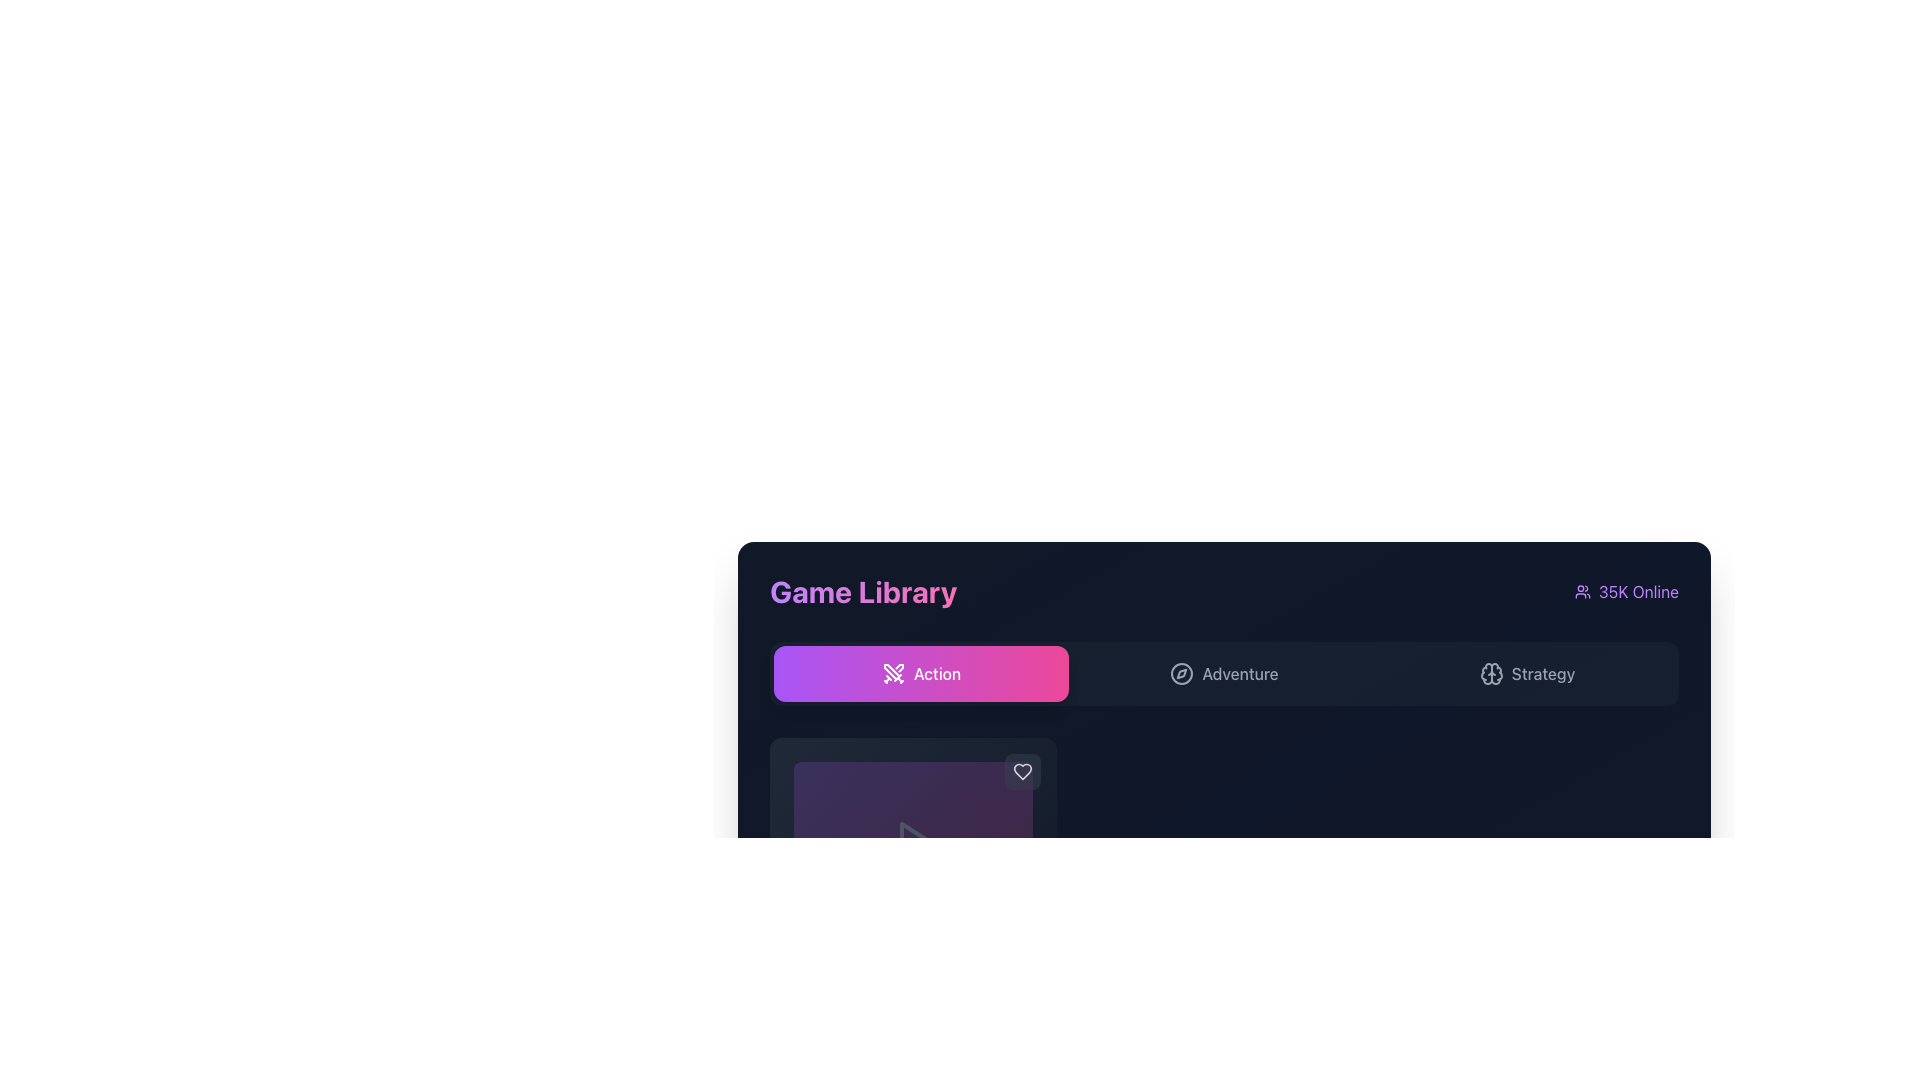 The width and height of the screenshot is (1920, 1080). What do you see at coordinates (892, 674) in the screenshot?
I see `the decorative 'Action' icon located on the left within the menu bar, positioned near the center-left horizontally in the window's upper section` at bounding box center [892, 674].